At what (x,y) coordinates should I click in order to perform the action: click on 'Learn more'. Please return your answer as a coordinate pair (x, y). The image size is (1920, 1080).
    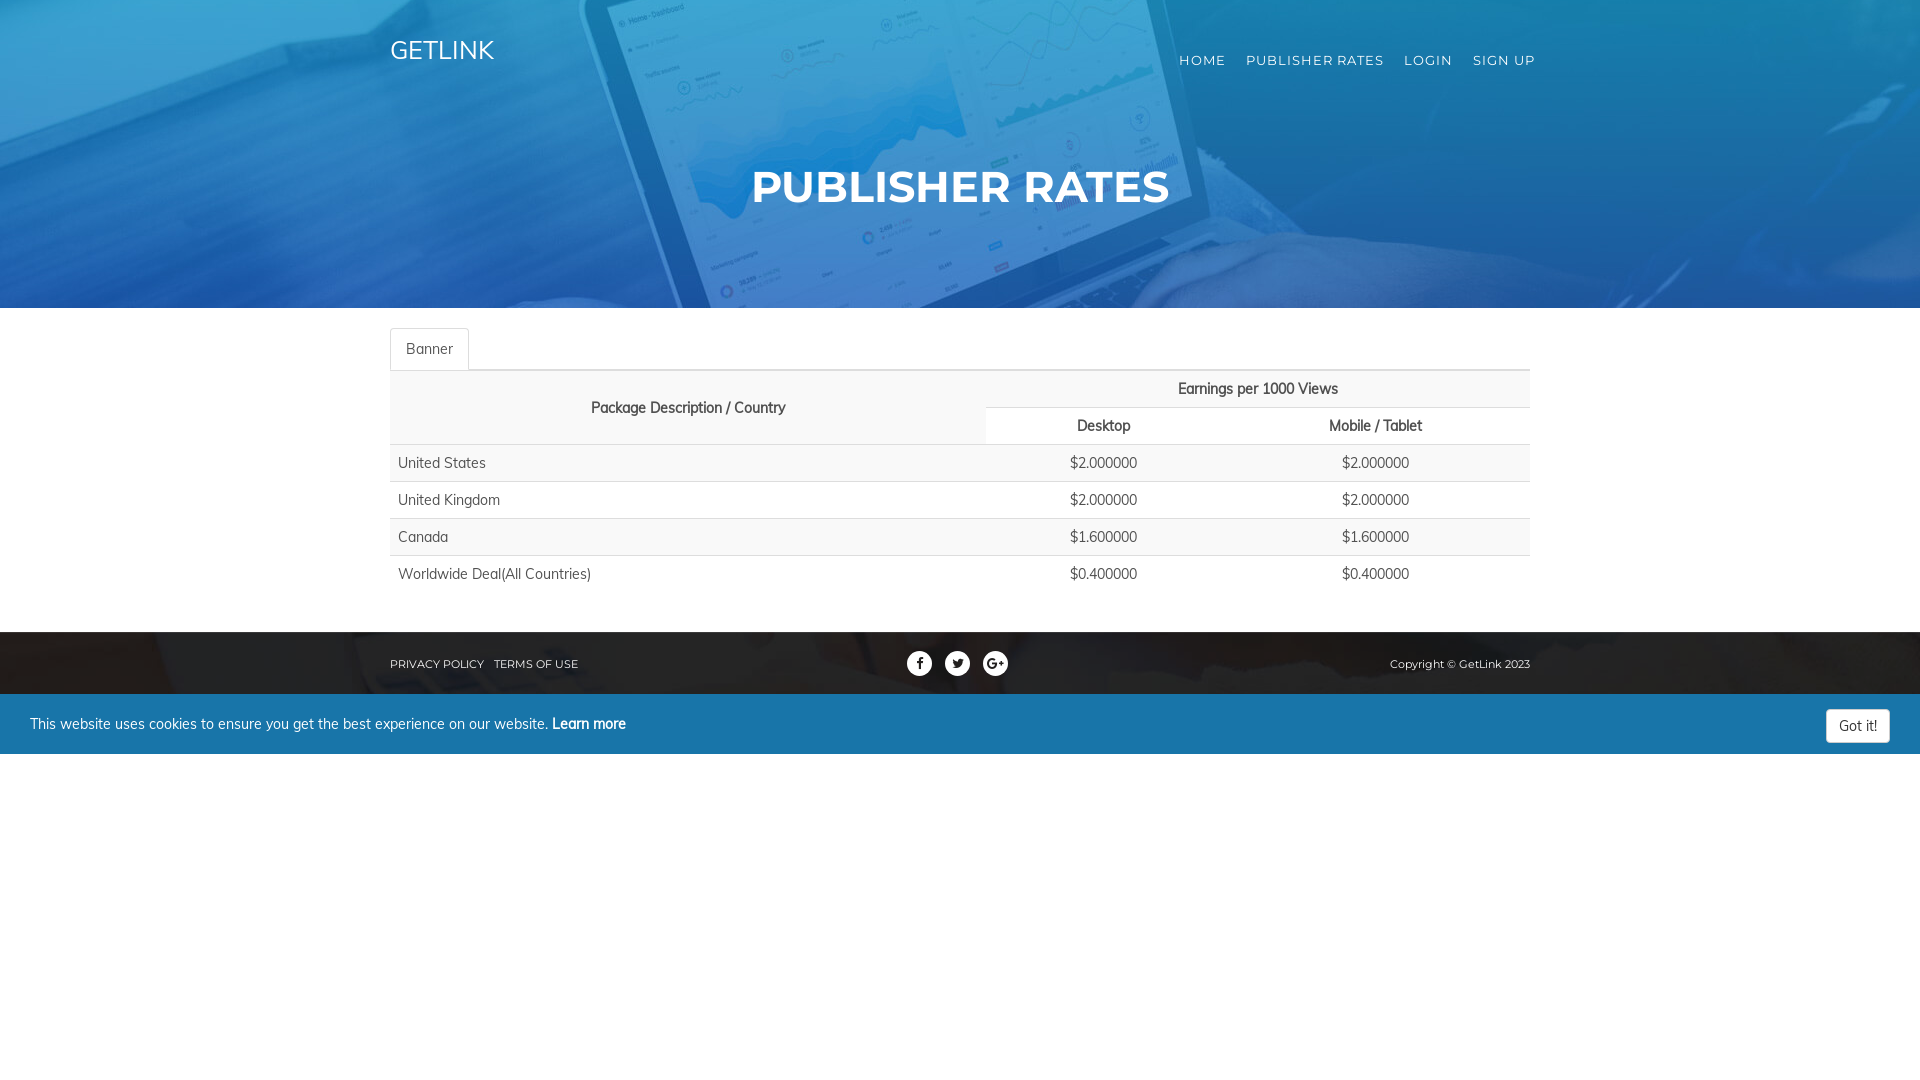
    Looking at the image, I should click on (588, 724).